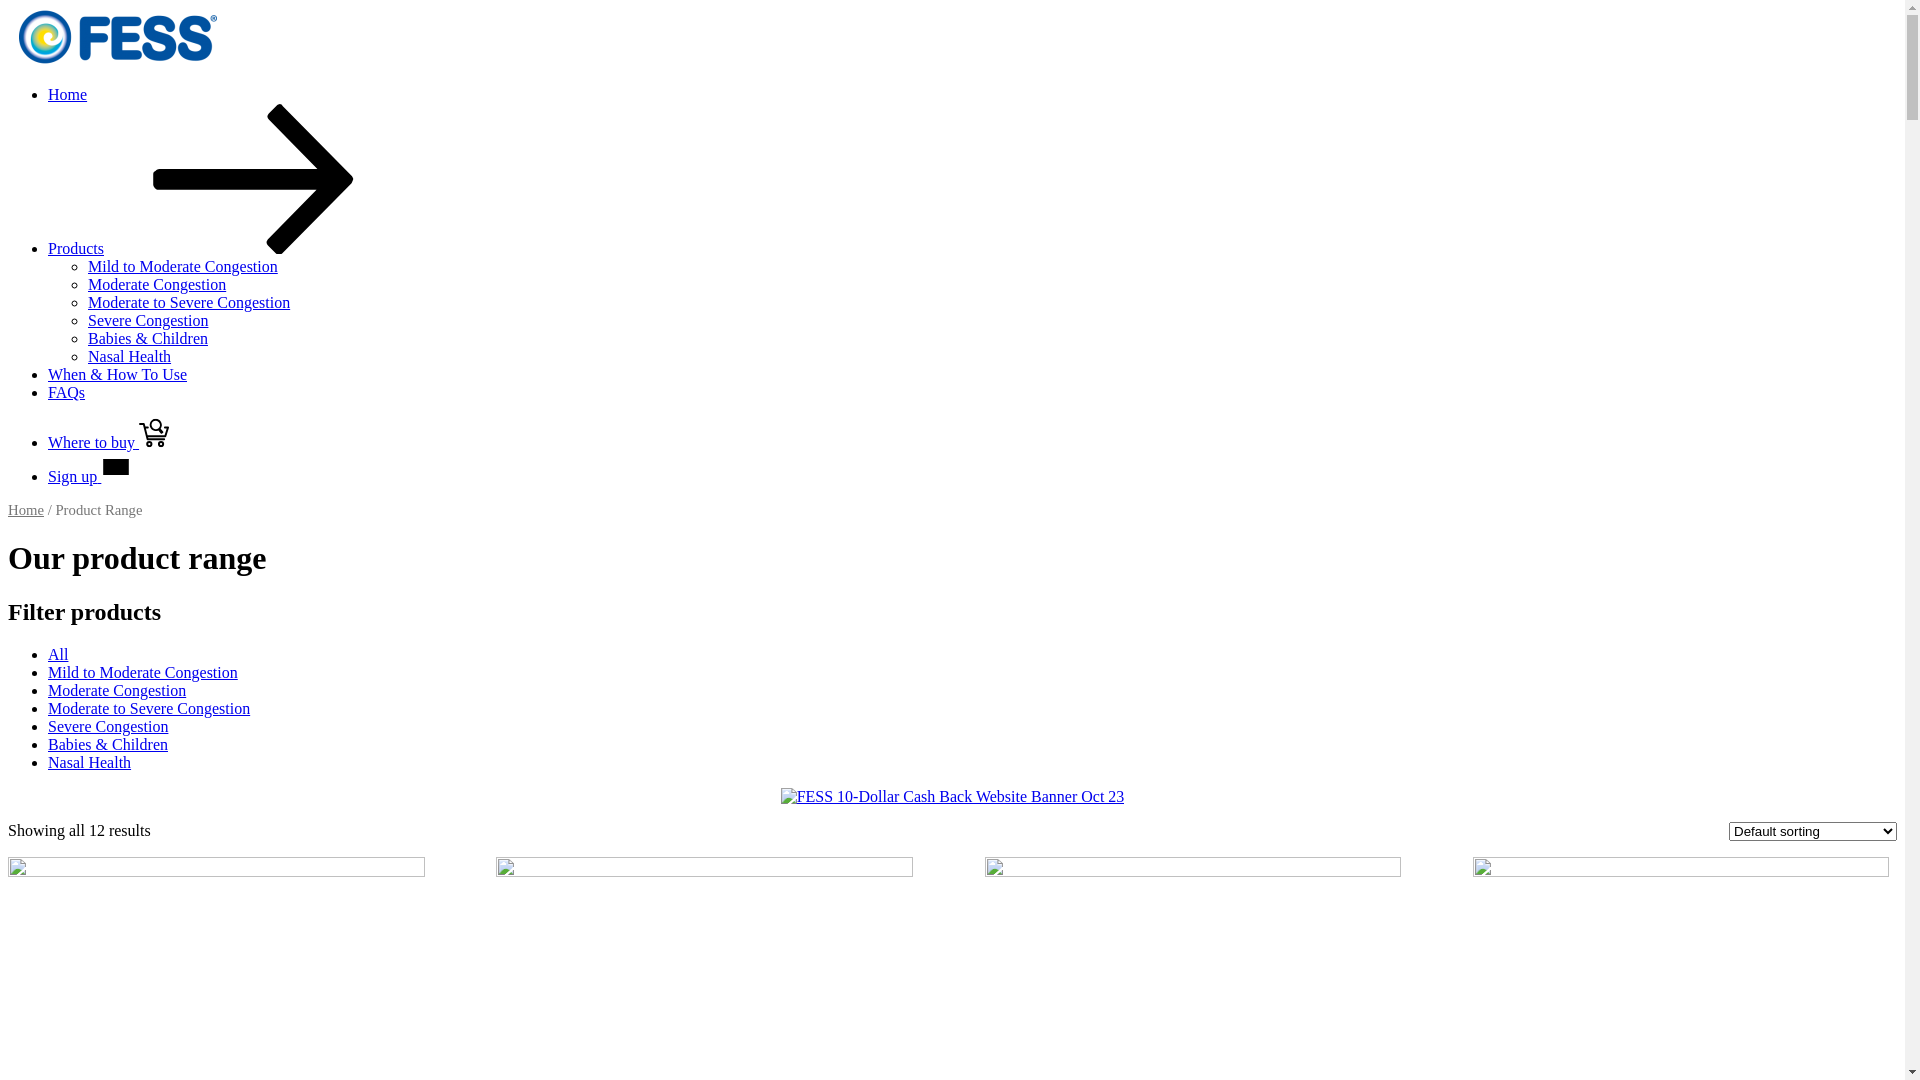  Describe the element at coordinates (147, 337) in the screenshot. I see `'Babies & Children'` at that location.